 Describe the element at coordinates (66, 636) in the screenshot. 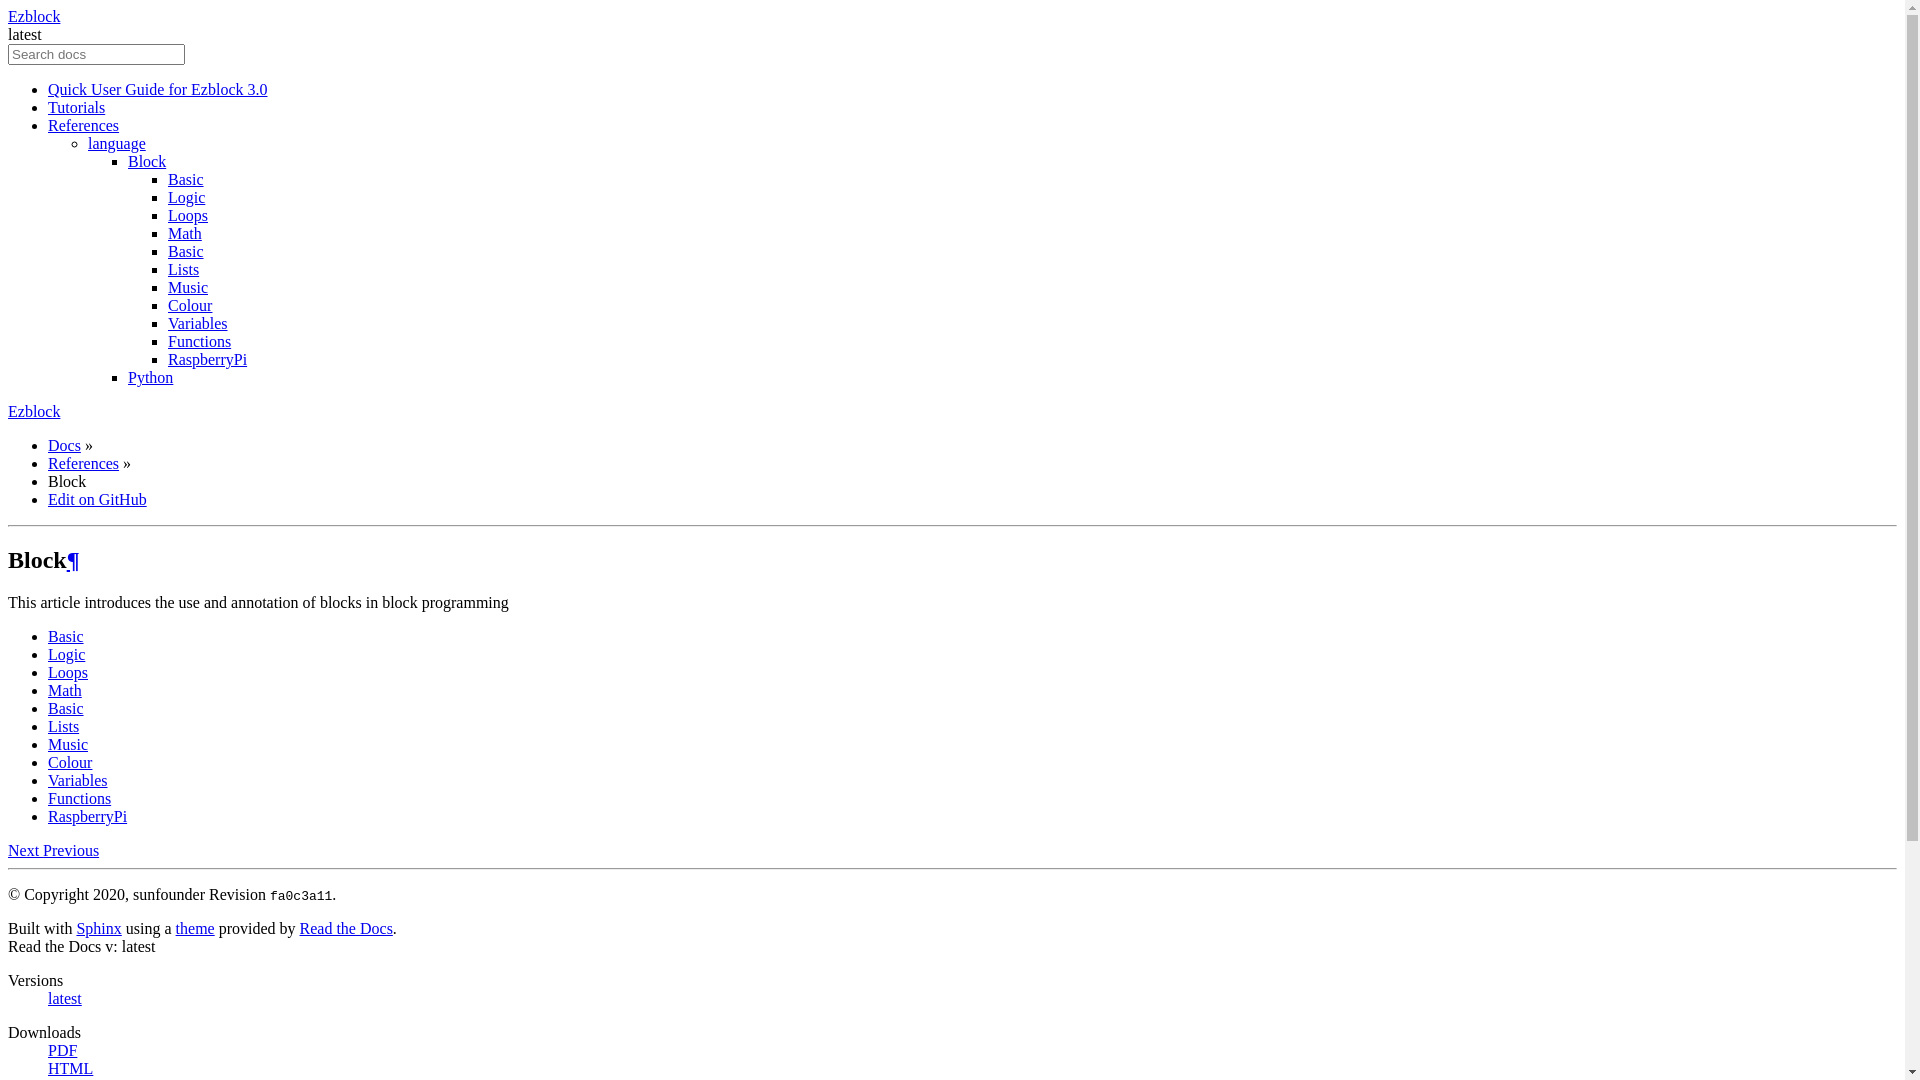

I see `'Basic'` at that location.